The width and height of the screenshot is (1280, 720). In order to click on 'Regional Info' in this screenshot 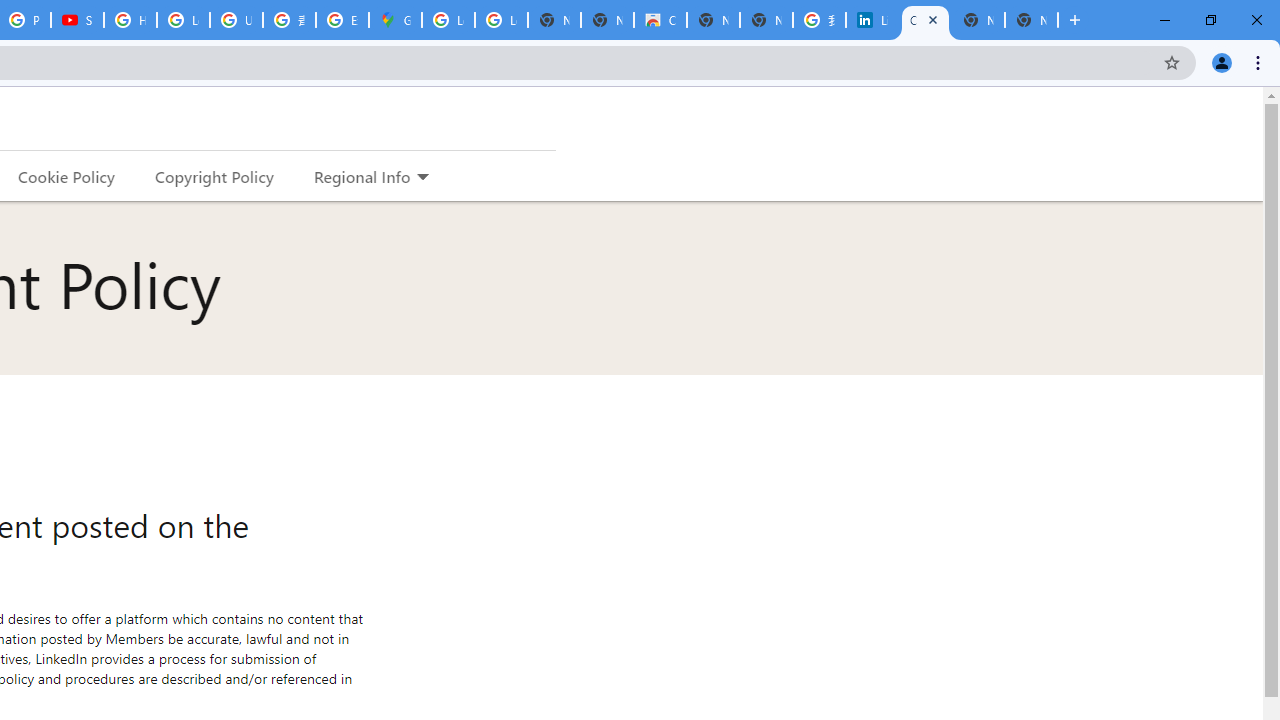, I will do `click(362, 175)`.